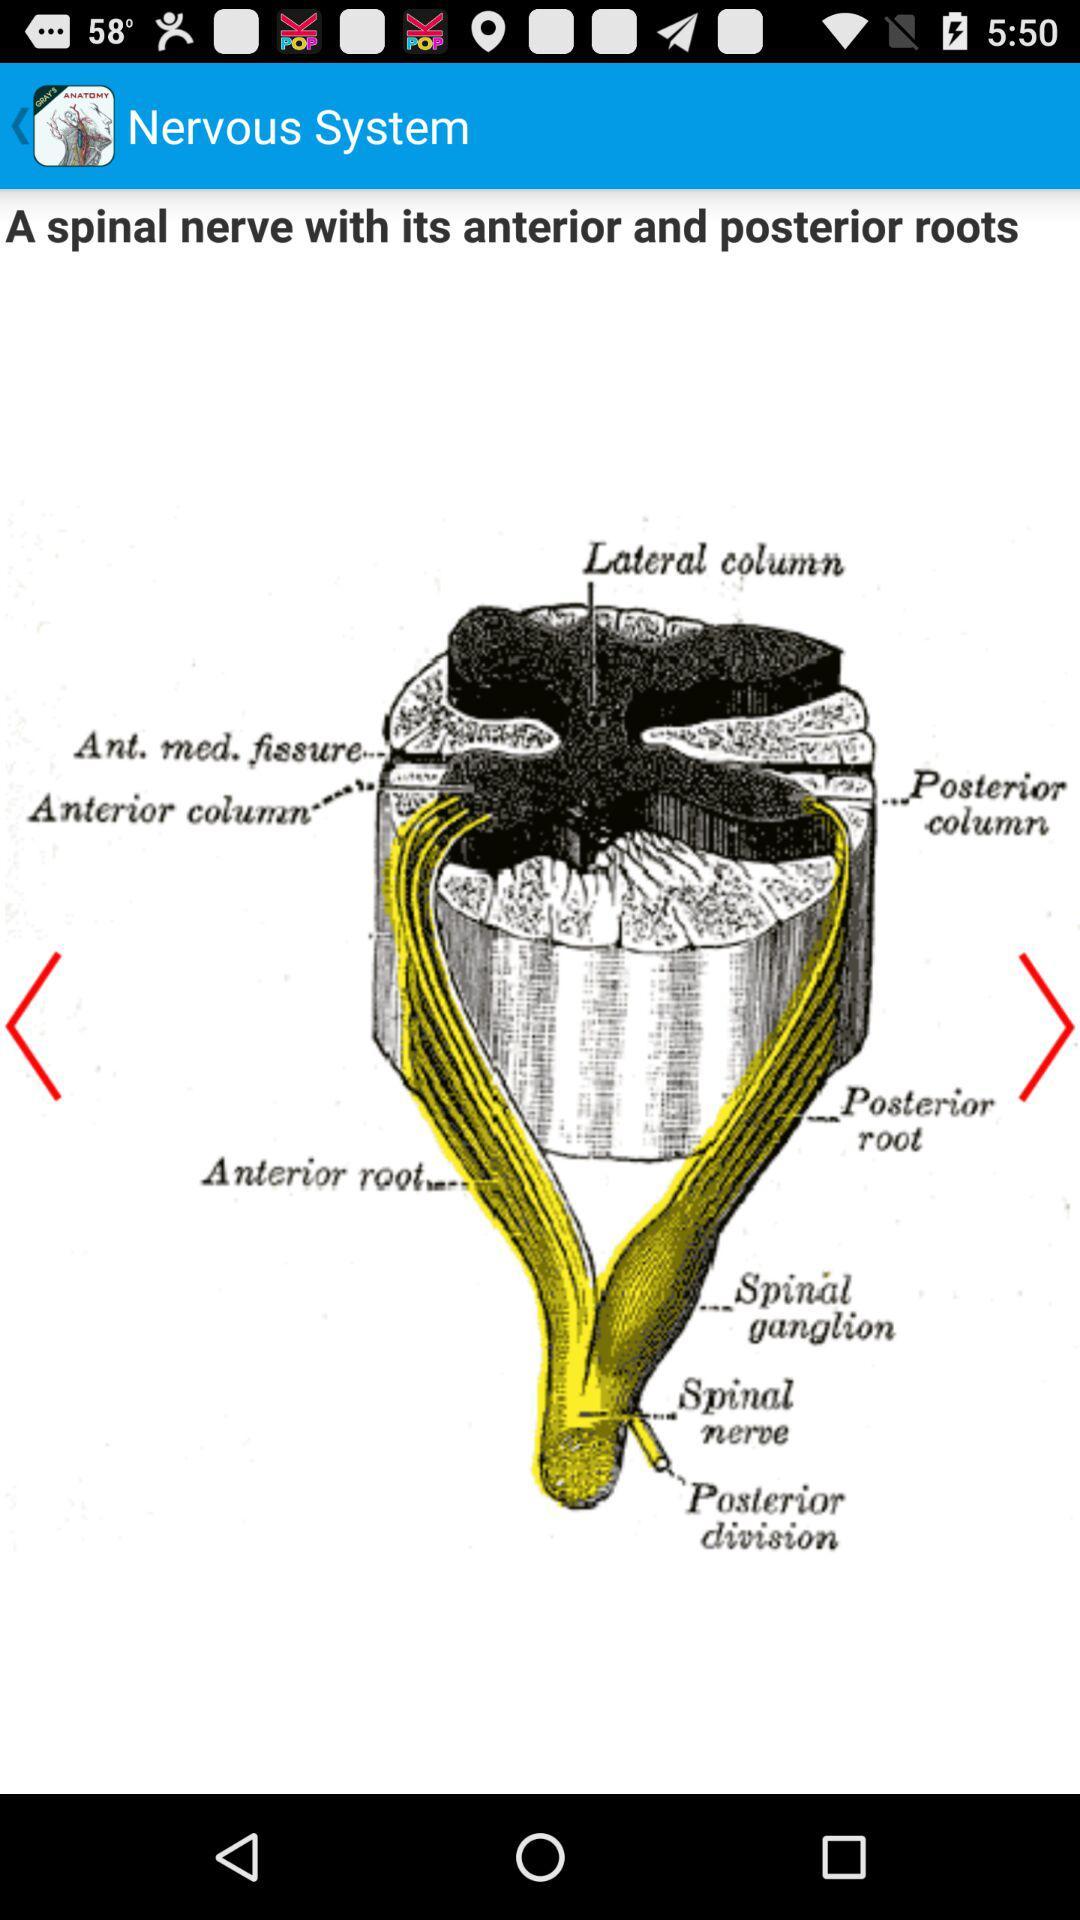 The width and height of the screenshot is (1080, 1920). Describe the element at coordinates (33, 1026) in the screenshot. I see `go back` at that location.